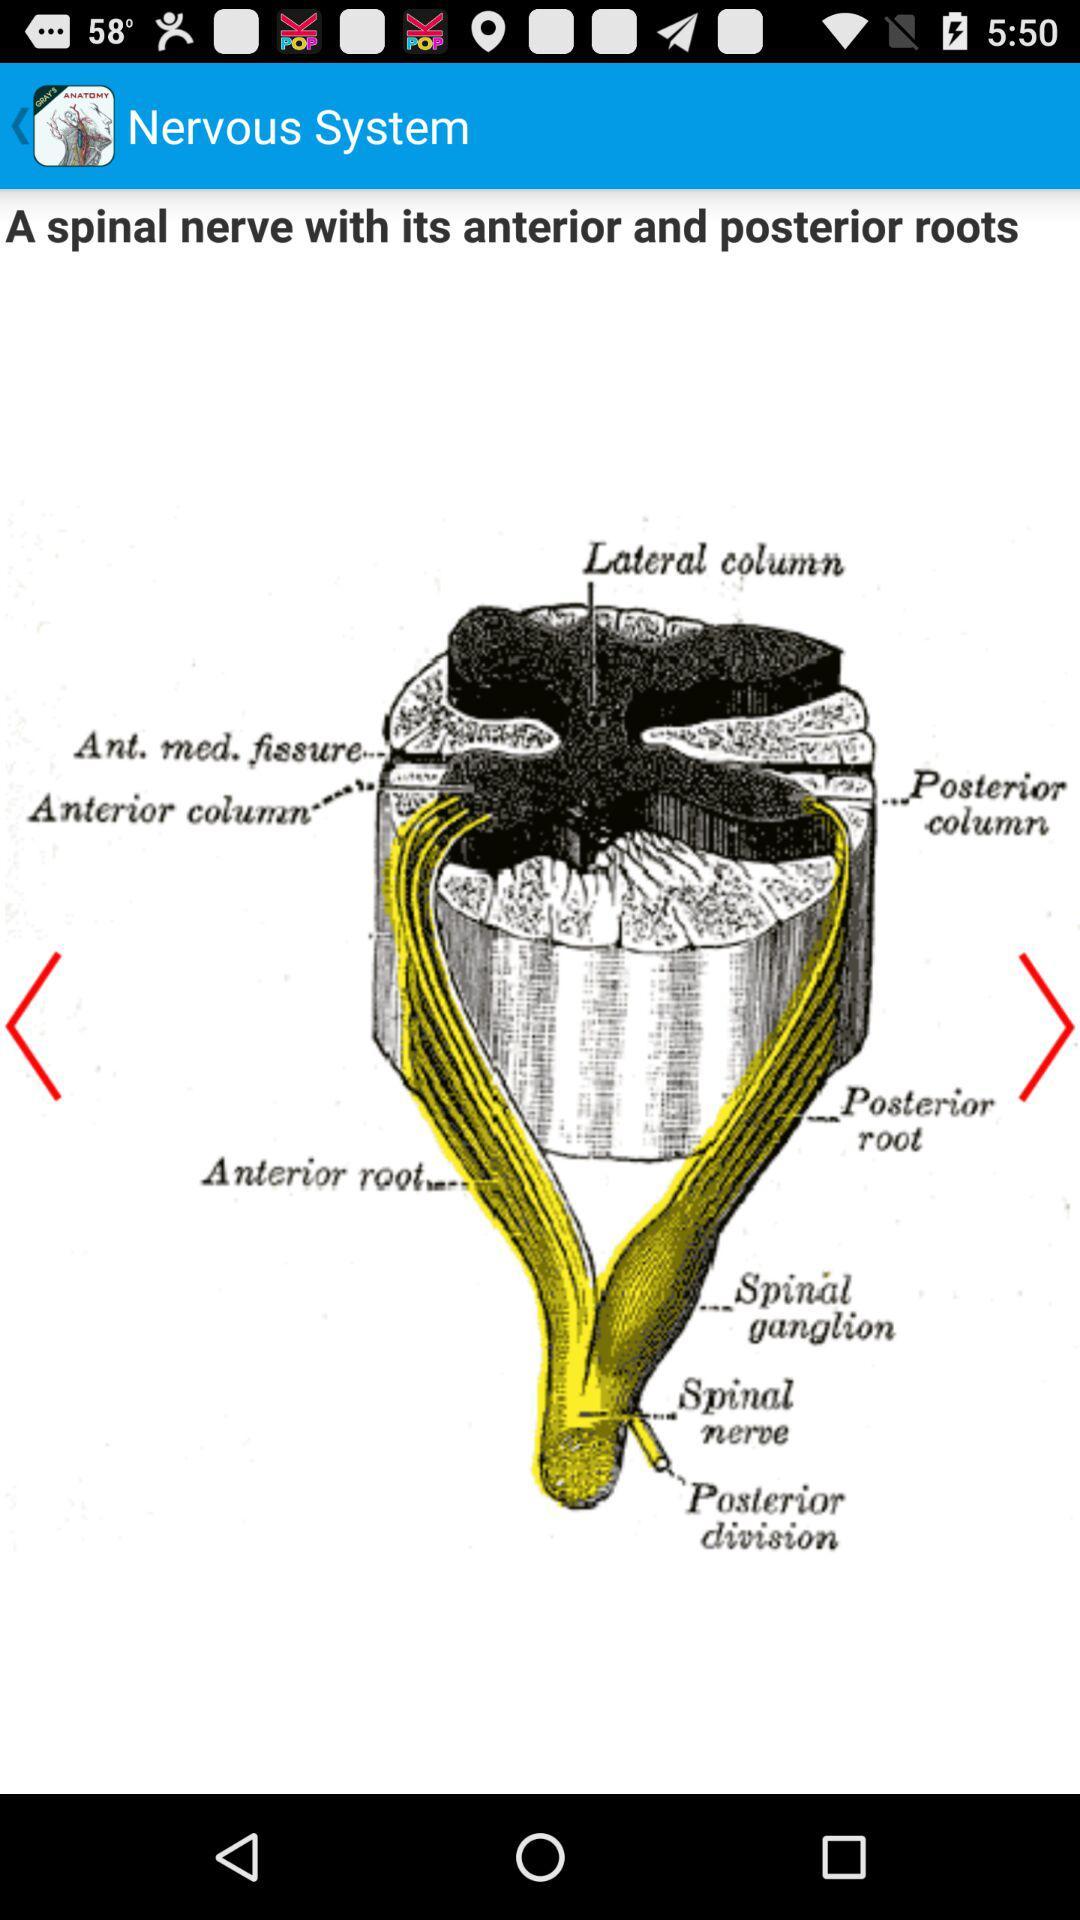 The width and height of the screenshot is (1080, 1920). Describe the element at coordinates (33, 1026) in the screenshot. I see `go back` at that location.